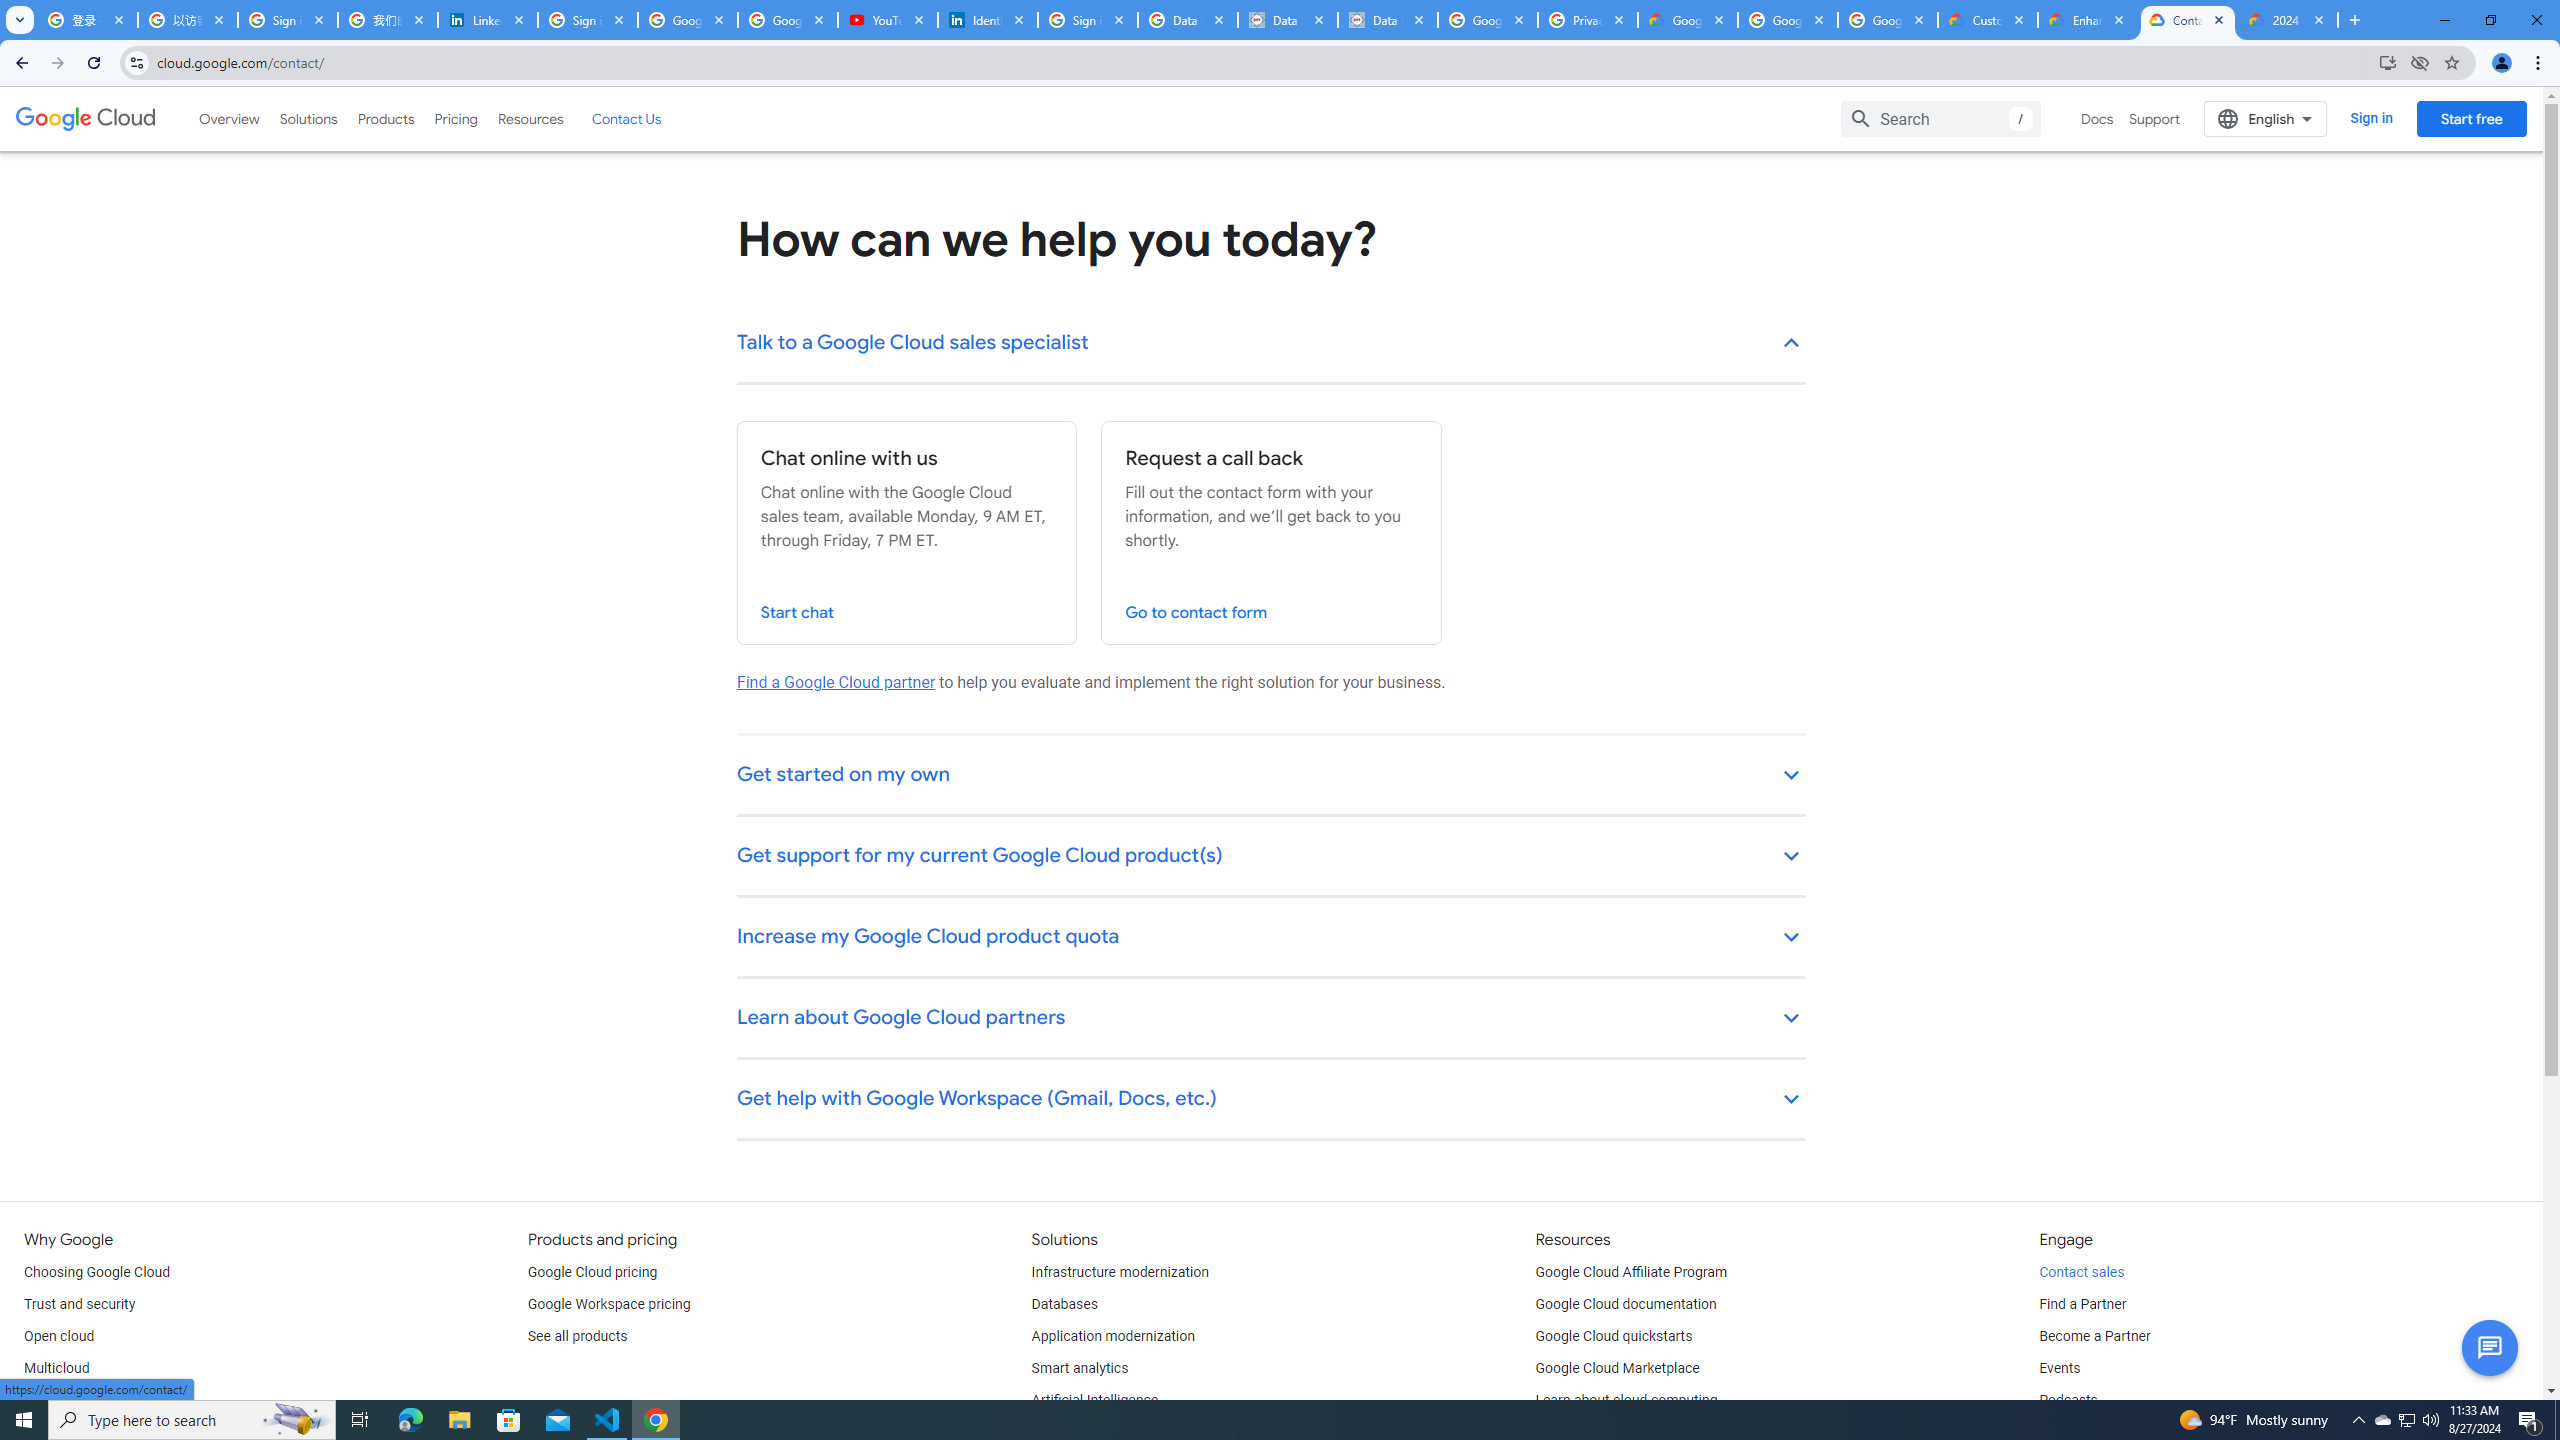  What do you see at coordinates (1989, 19) in the screenshot?
I see `'Customer Care | Google Cloud'` at bounding box center [1989, 19].